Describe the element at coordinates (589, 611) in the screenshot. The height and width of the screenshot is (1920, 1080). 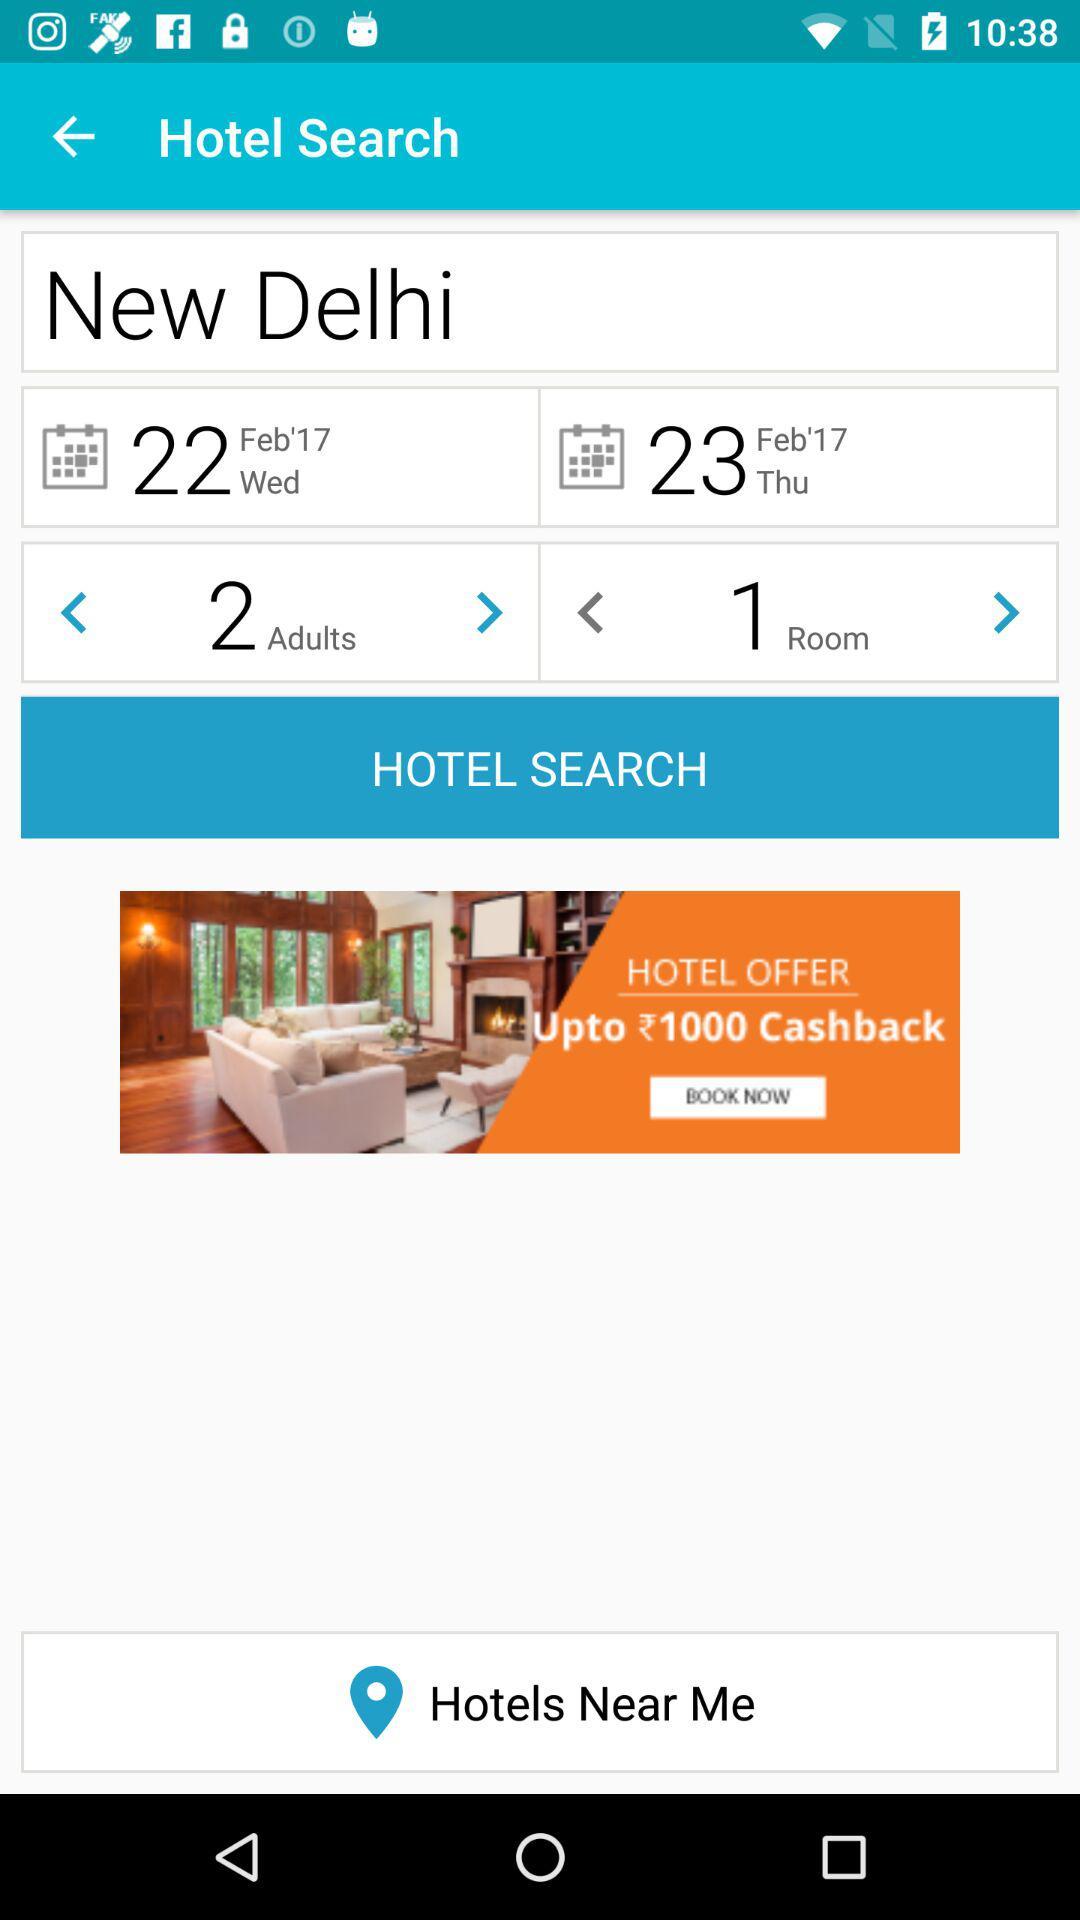
I see `to select the number of rooms` at that location.